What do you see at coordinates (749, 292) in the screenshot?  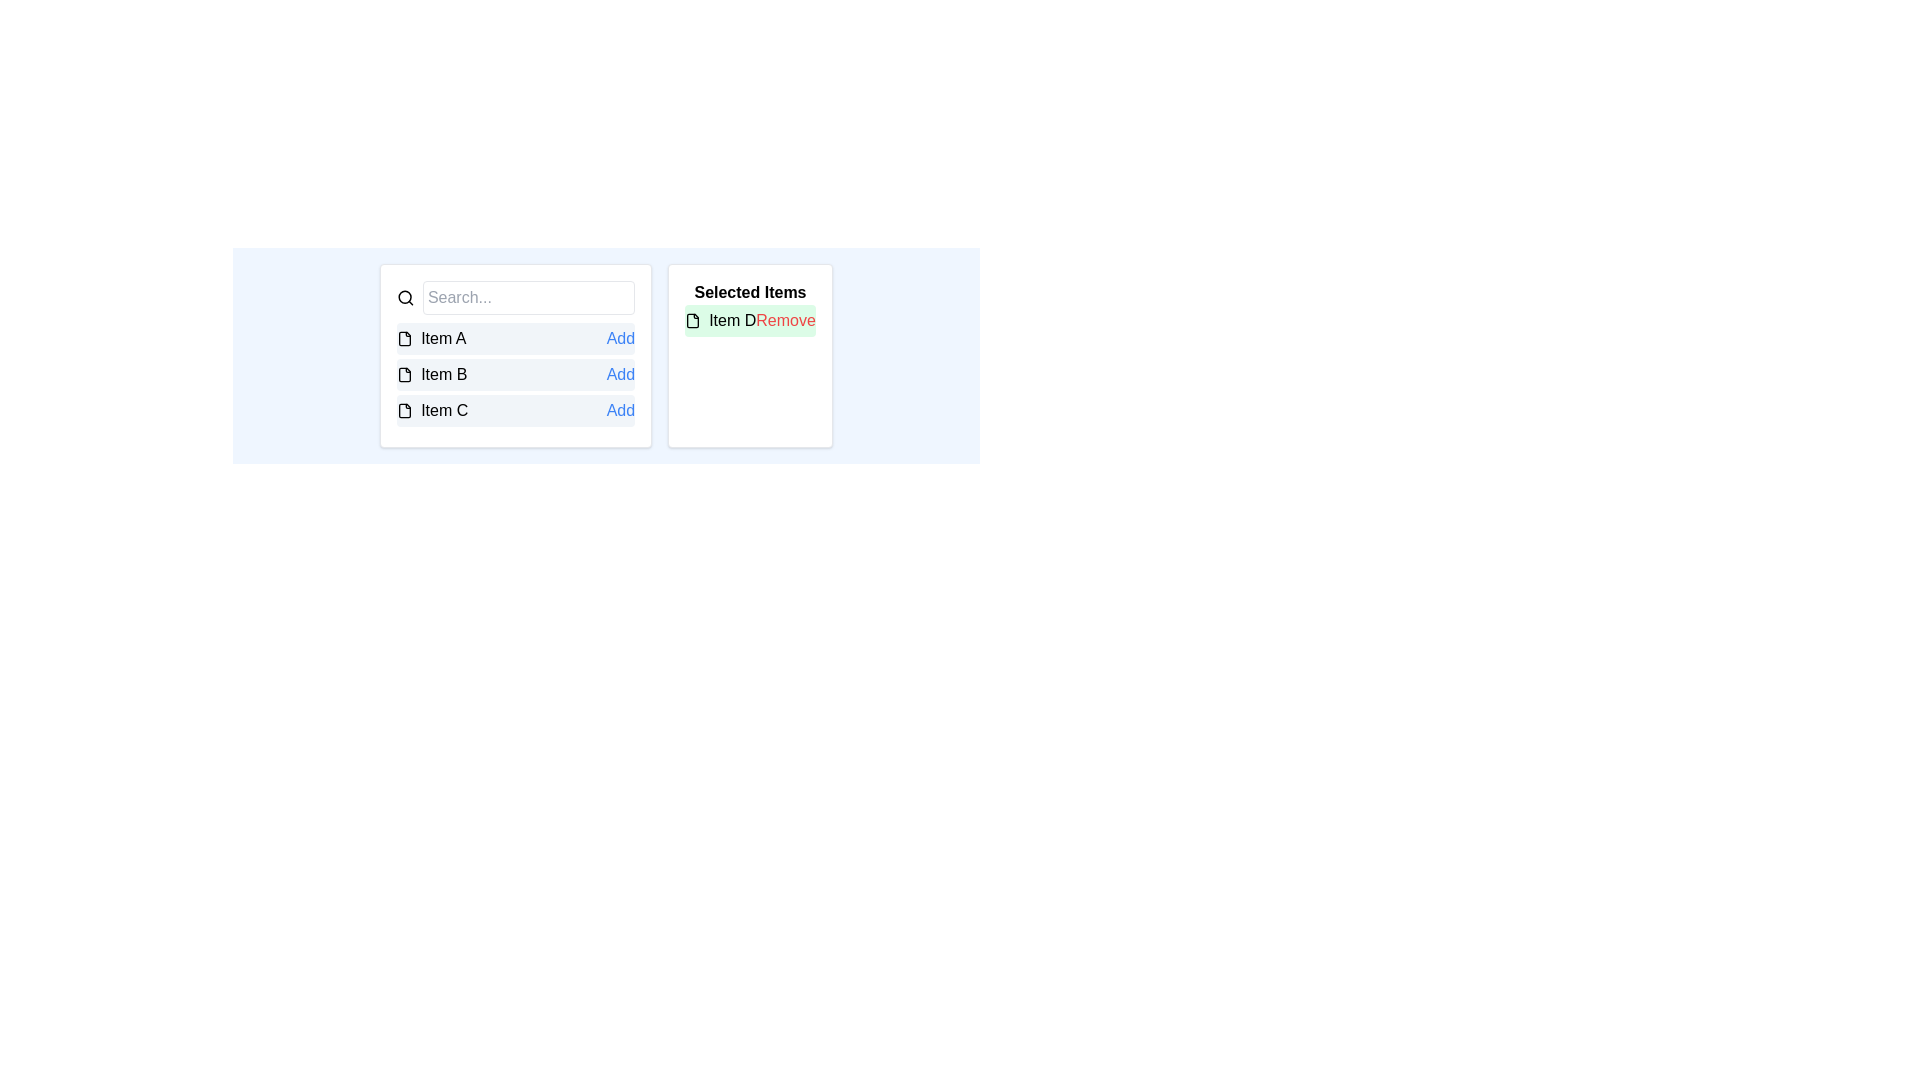 I see `the Text Label that serves as a title or section header for the card, located at the top of the right-hand card, above the item list and 'Remove' button` at bounding box center [749, 292].